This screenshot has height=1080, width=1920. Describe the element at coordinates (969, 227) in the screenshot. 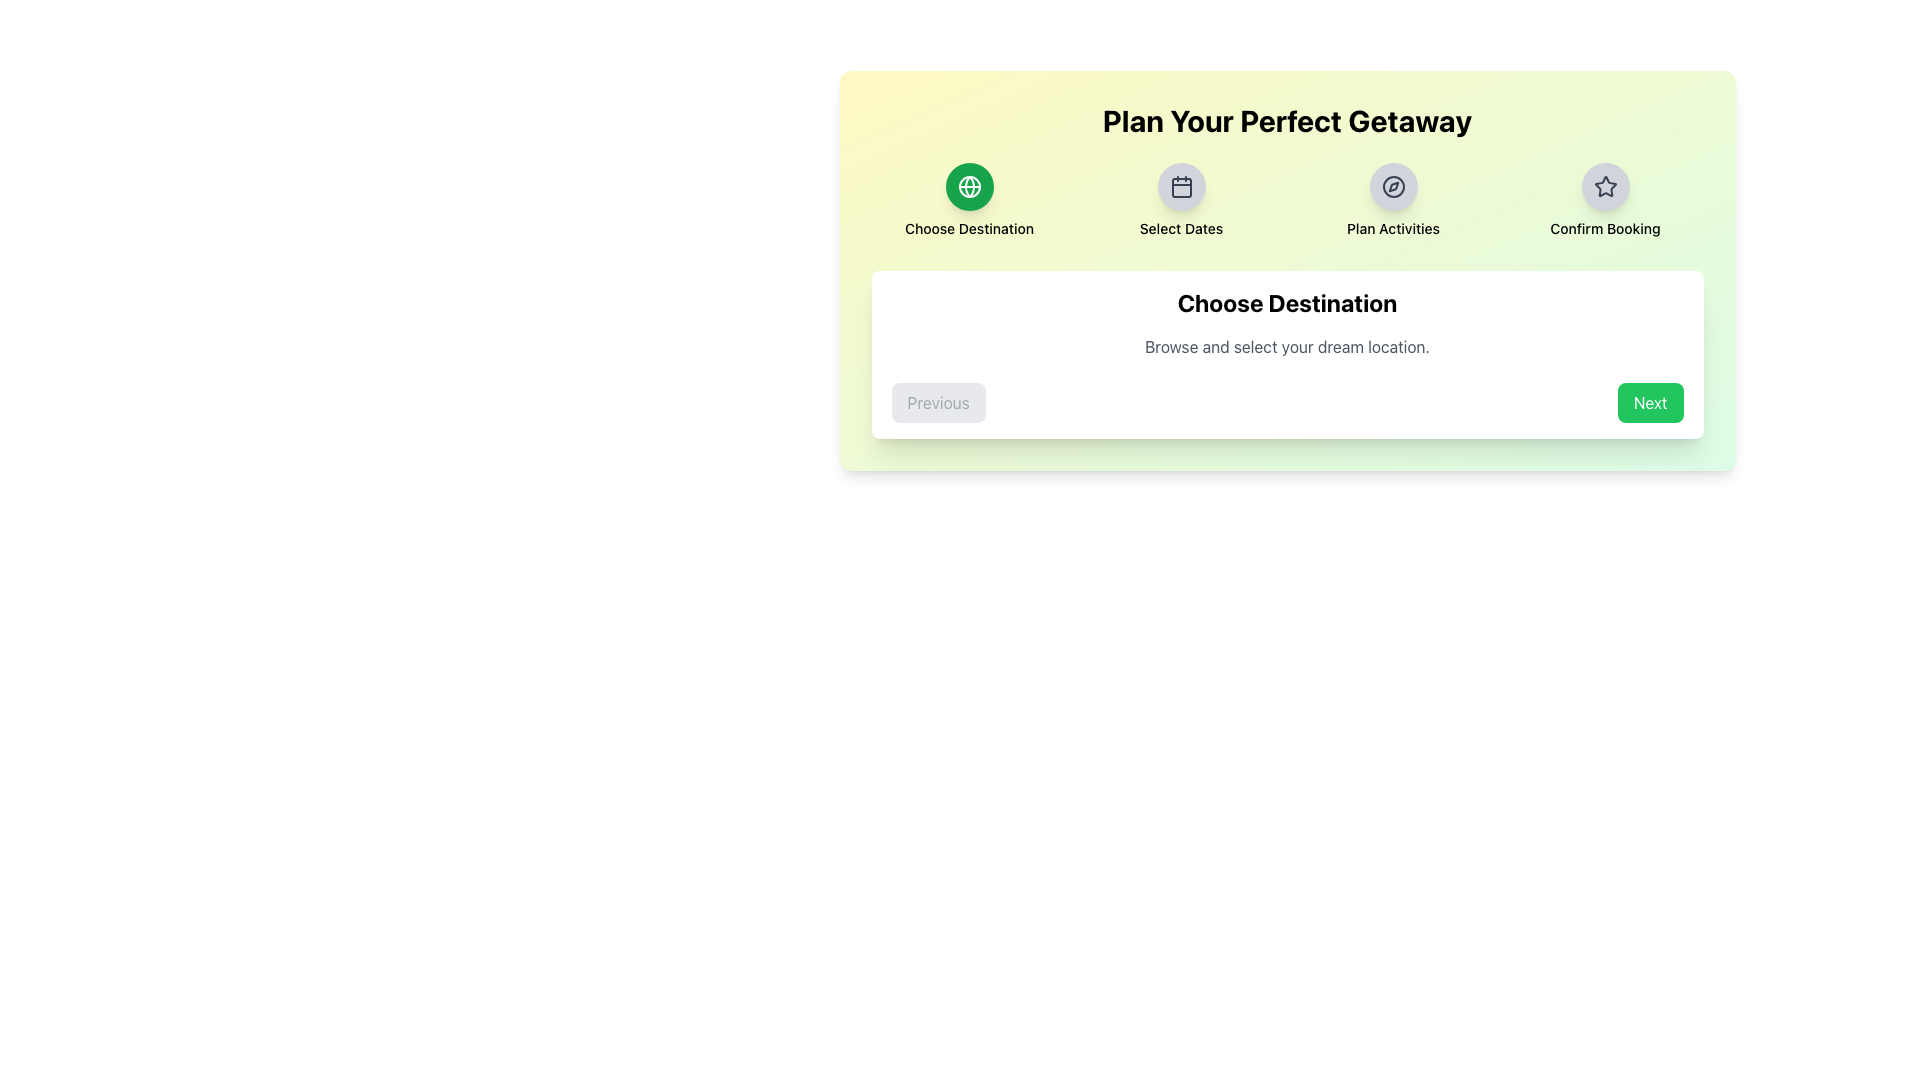

I see `the text label displaying 'Choose Destination', which is styled in bold black sans-serif font and positioned below a green globe icon` at that location.